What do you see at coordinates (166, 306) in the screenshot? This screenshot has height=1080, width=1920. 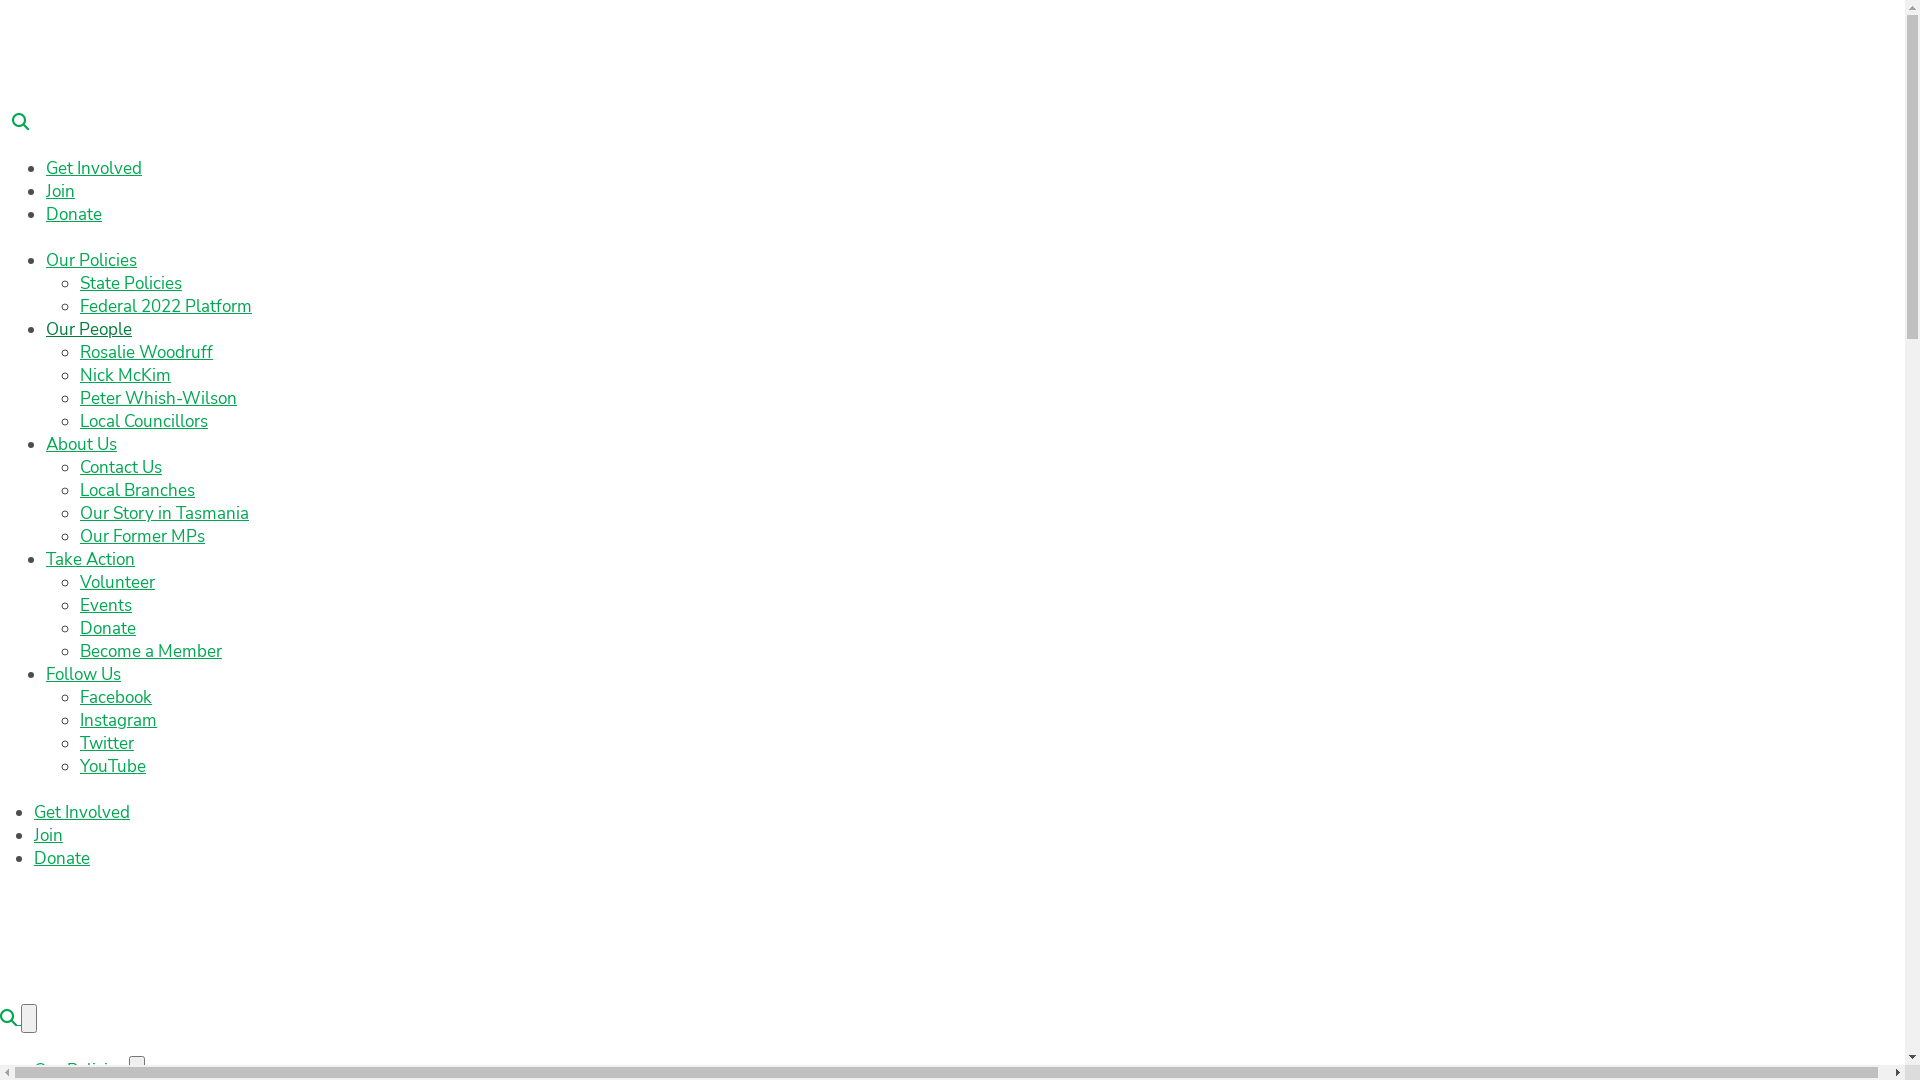 I see `'Federal 2022 Platform'` at bounding box center [166, 306].